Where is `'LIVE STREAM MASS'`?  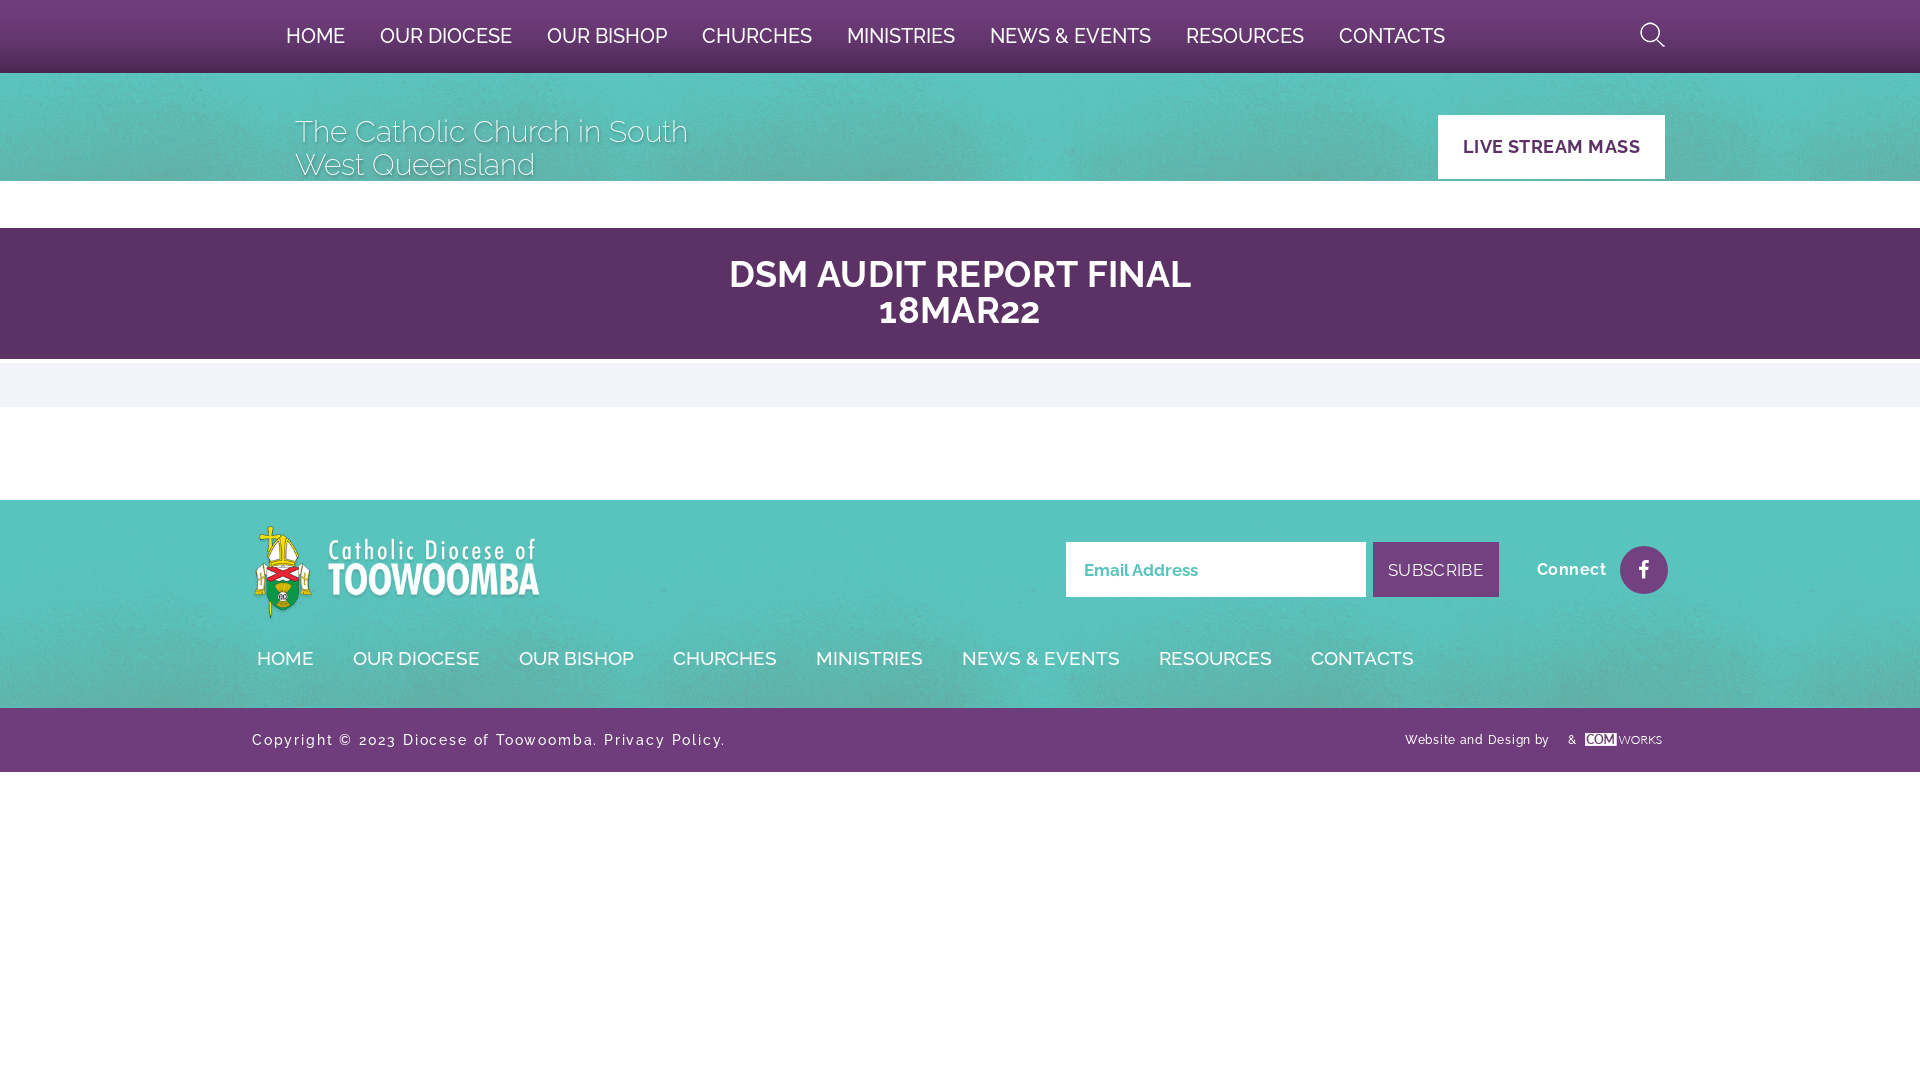
'LIVE STREAM MASS' is located at coordinates (1550, 145).